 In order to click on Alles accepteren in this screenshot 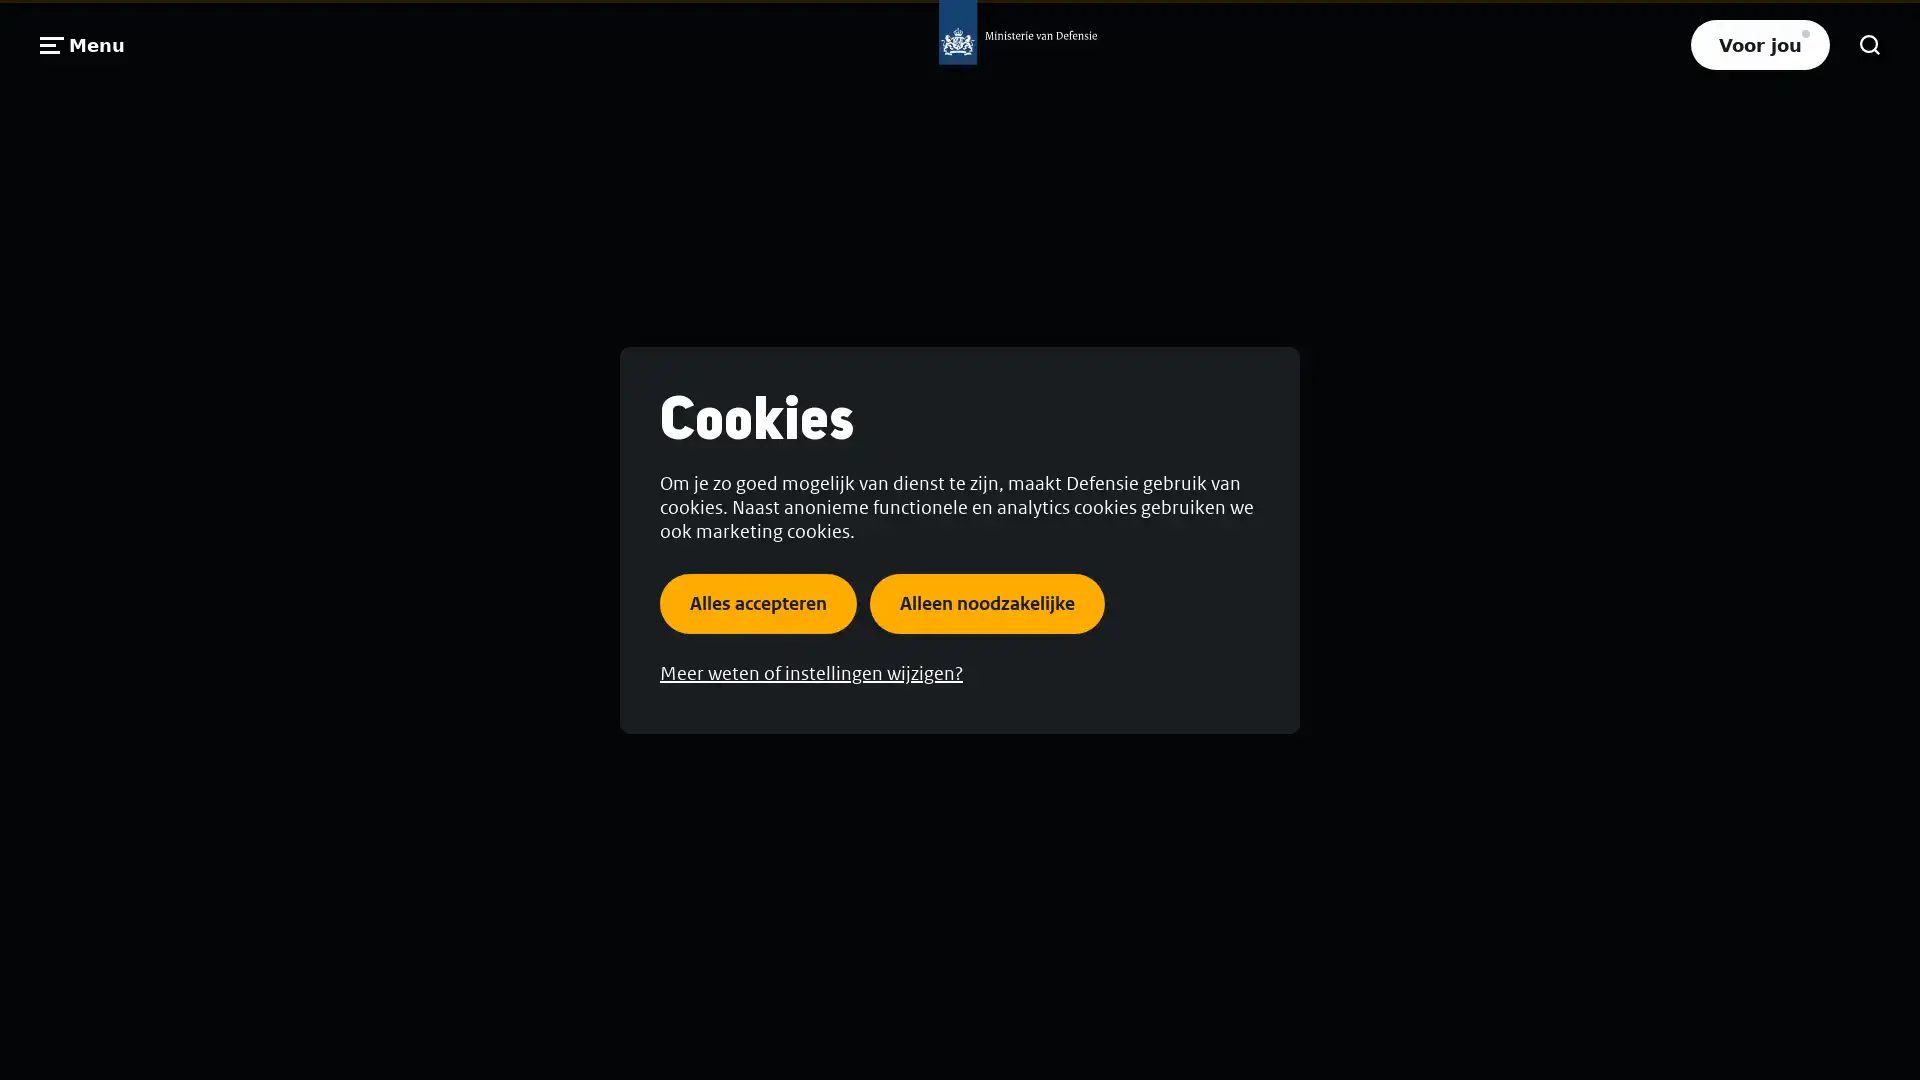, I will do `click(757, 601)`.